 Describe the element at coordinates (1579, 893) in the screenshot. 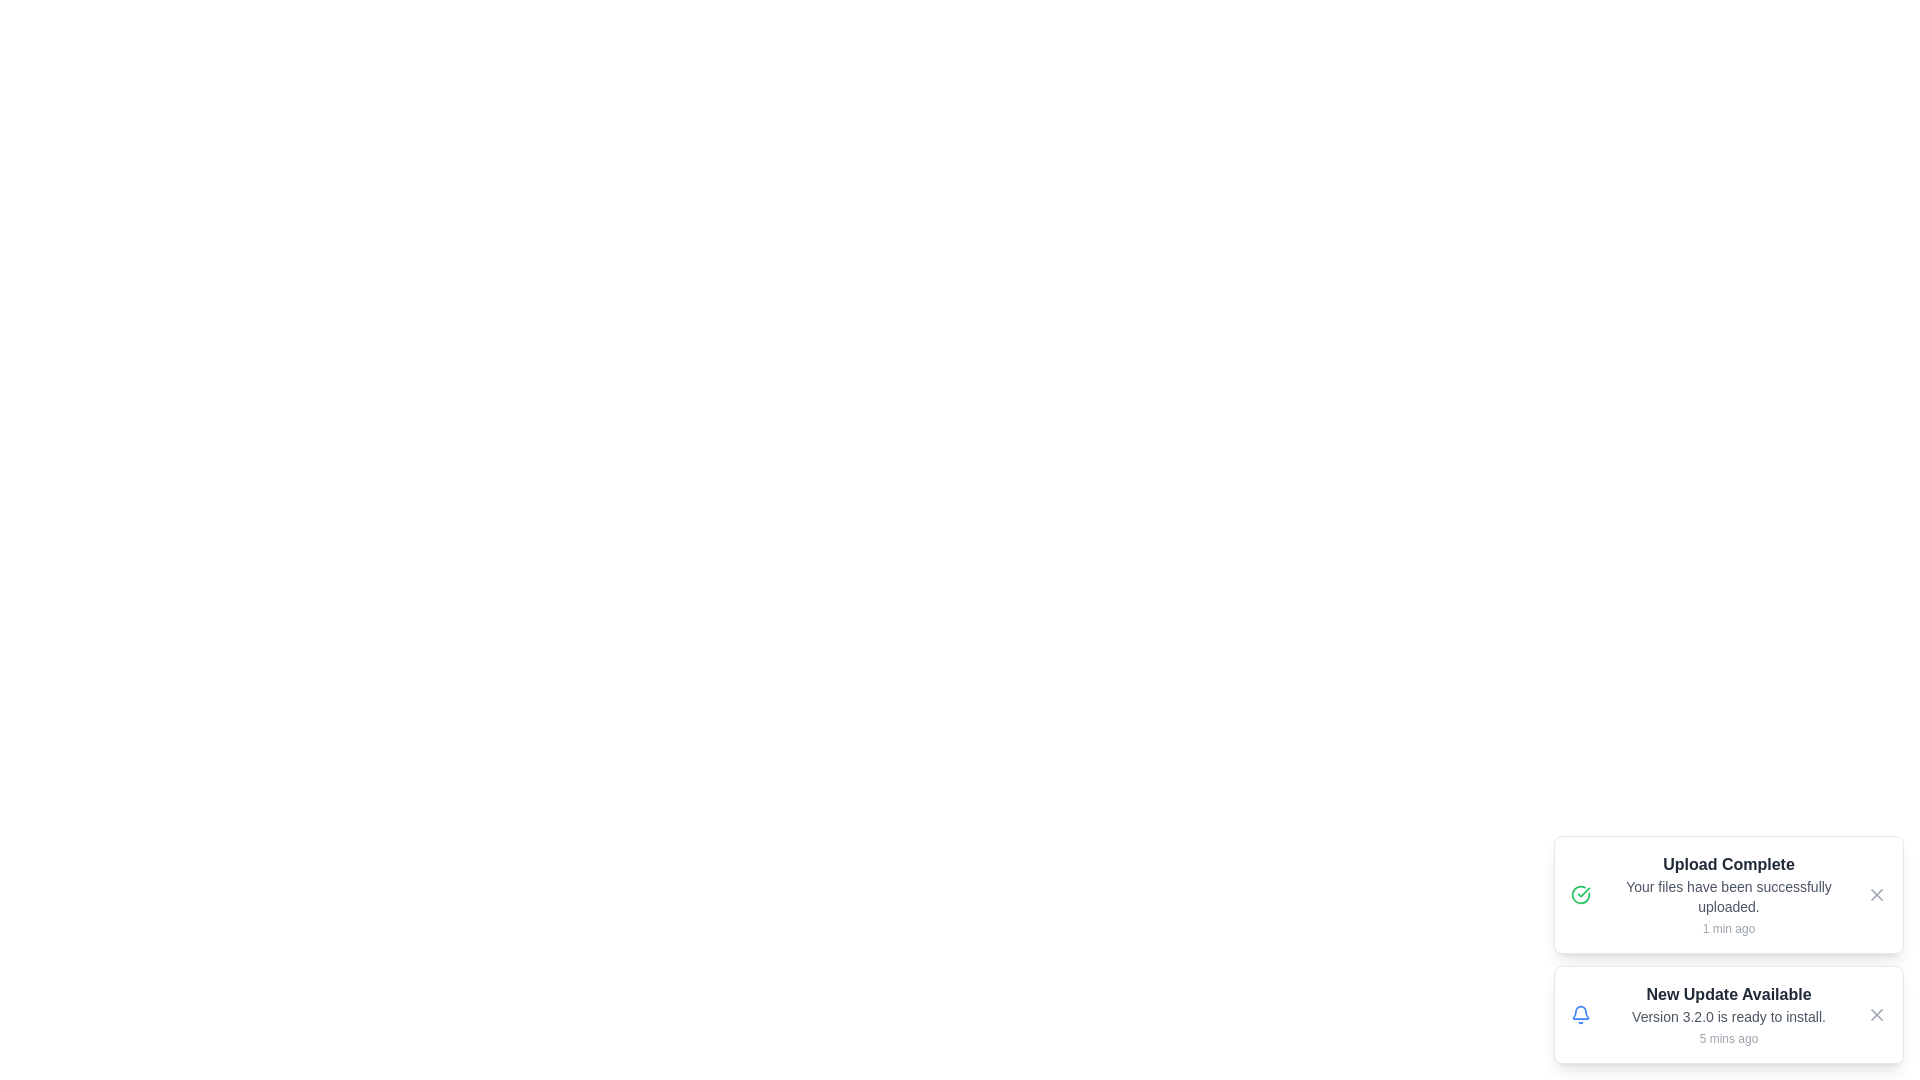

I see `the green check mark icon located to the left of the 'Upload Complete' text within the notification card` at that location.